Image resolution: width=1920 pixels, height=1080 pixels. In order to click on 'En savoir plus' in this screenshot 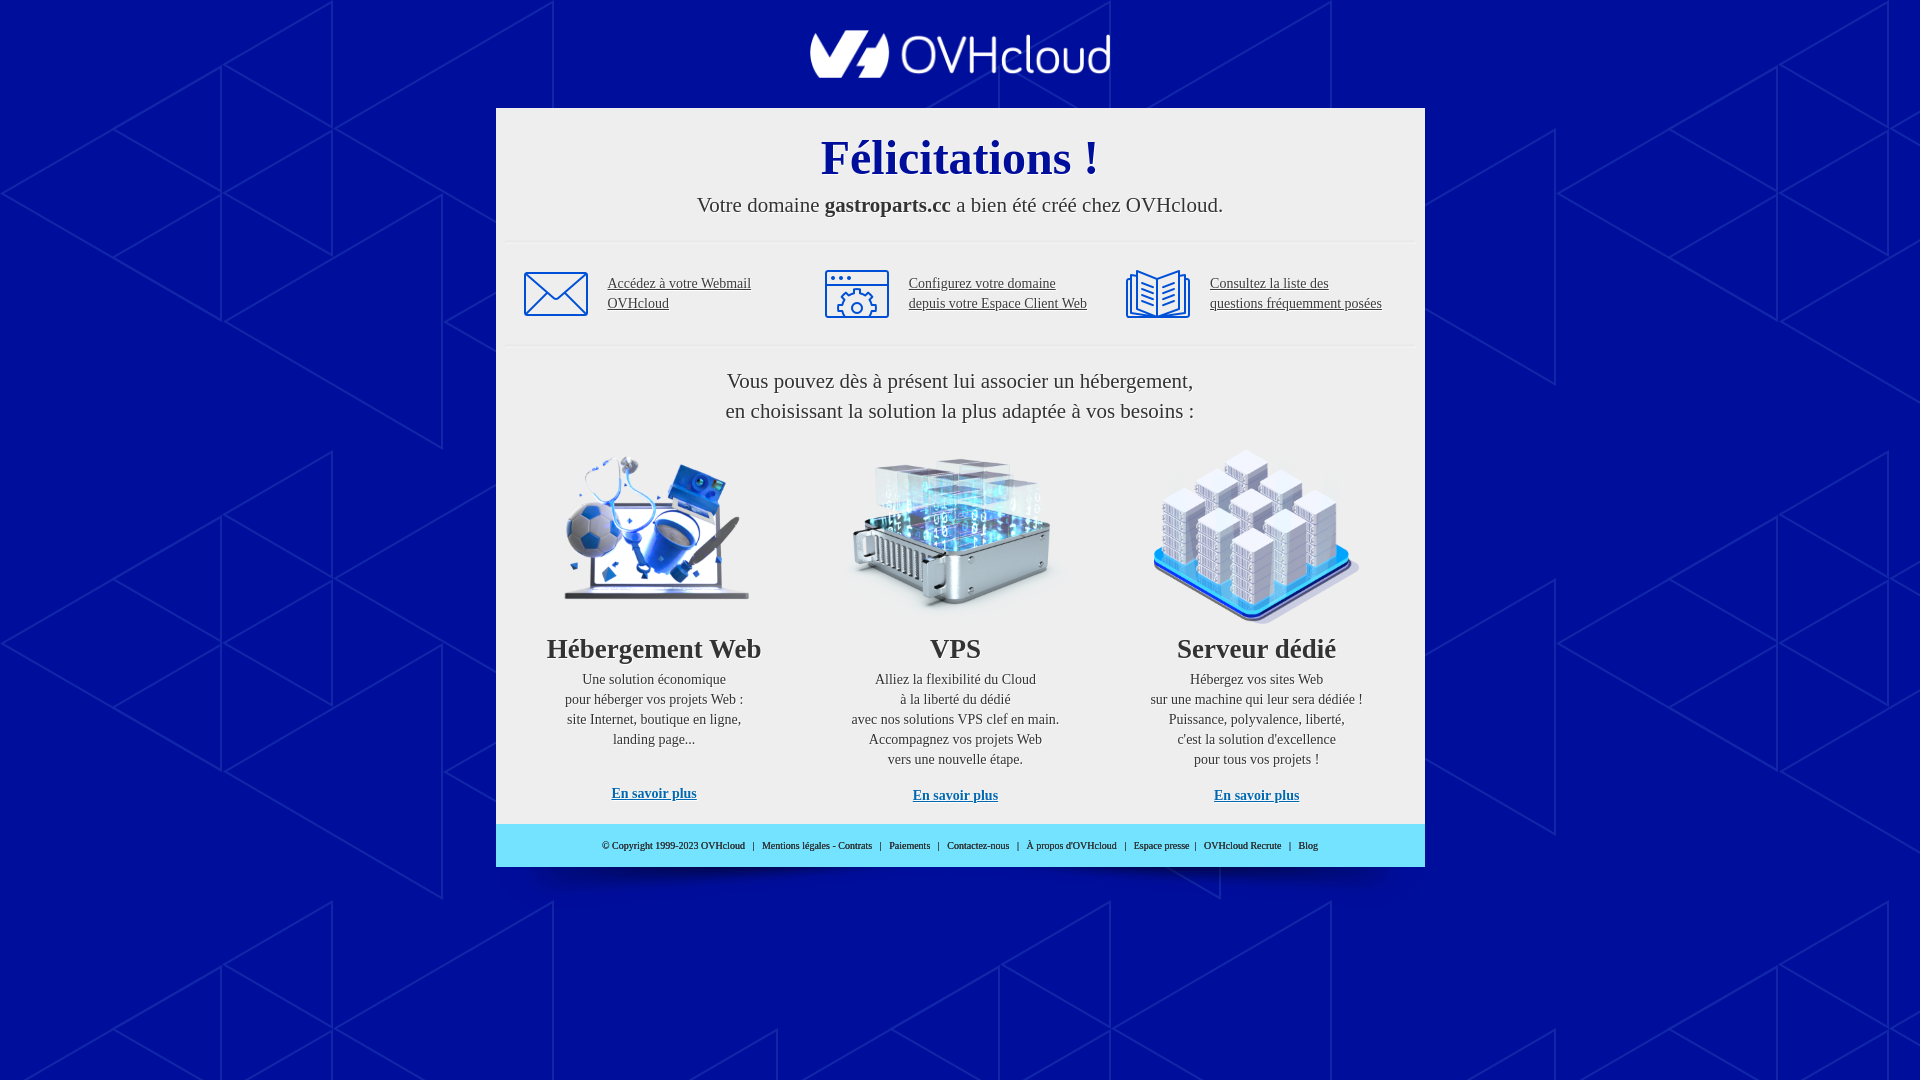, I will do `click(609, 792)`.